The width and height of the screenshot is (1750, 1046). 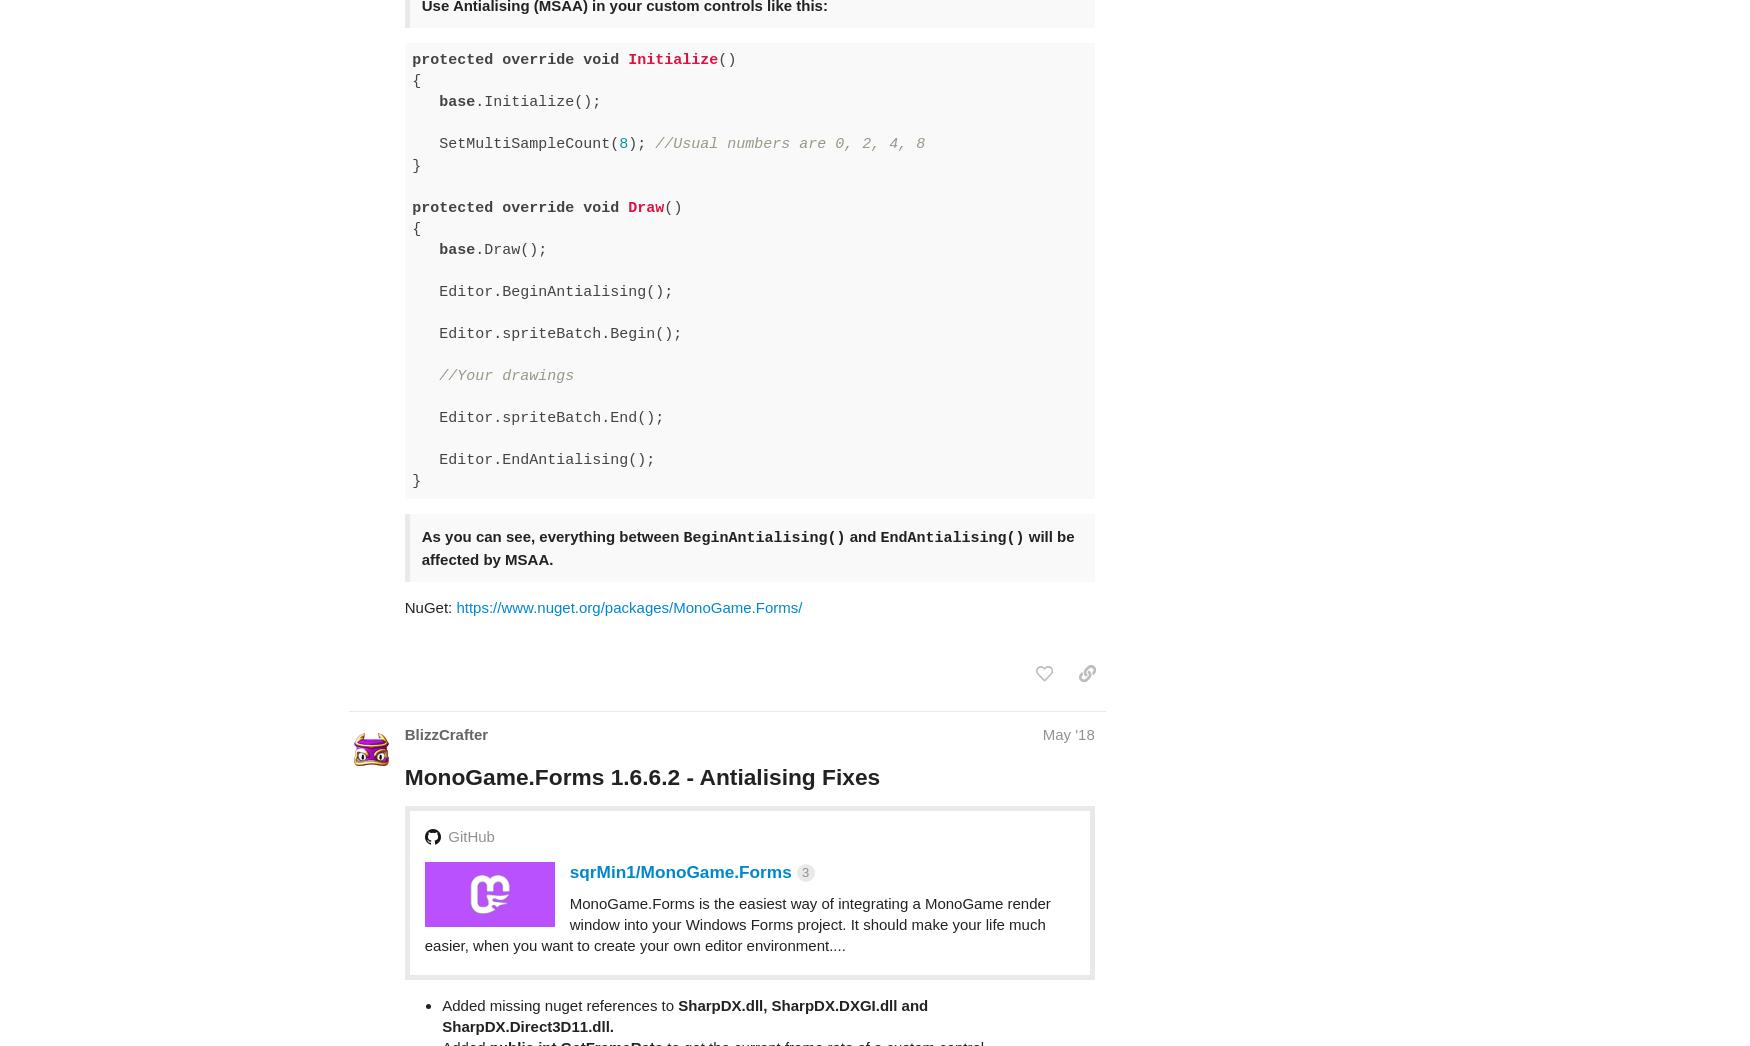 I want to click on 'AntialisingRenderTarget', so click(x=557, y=1032).